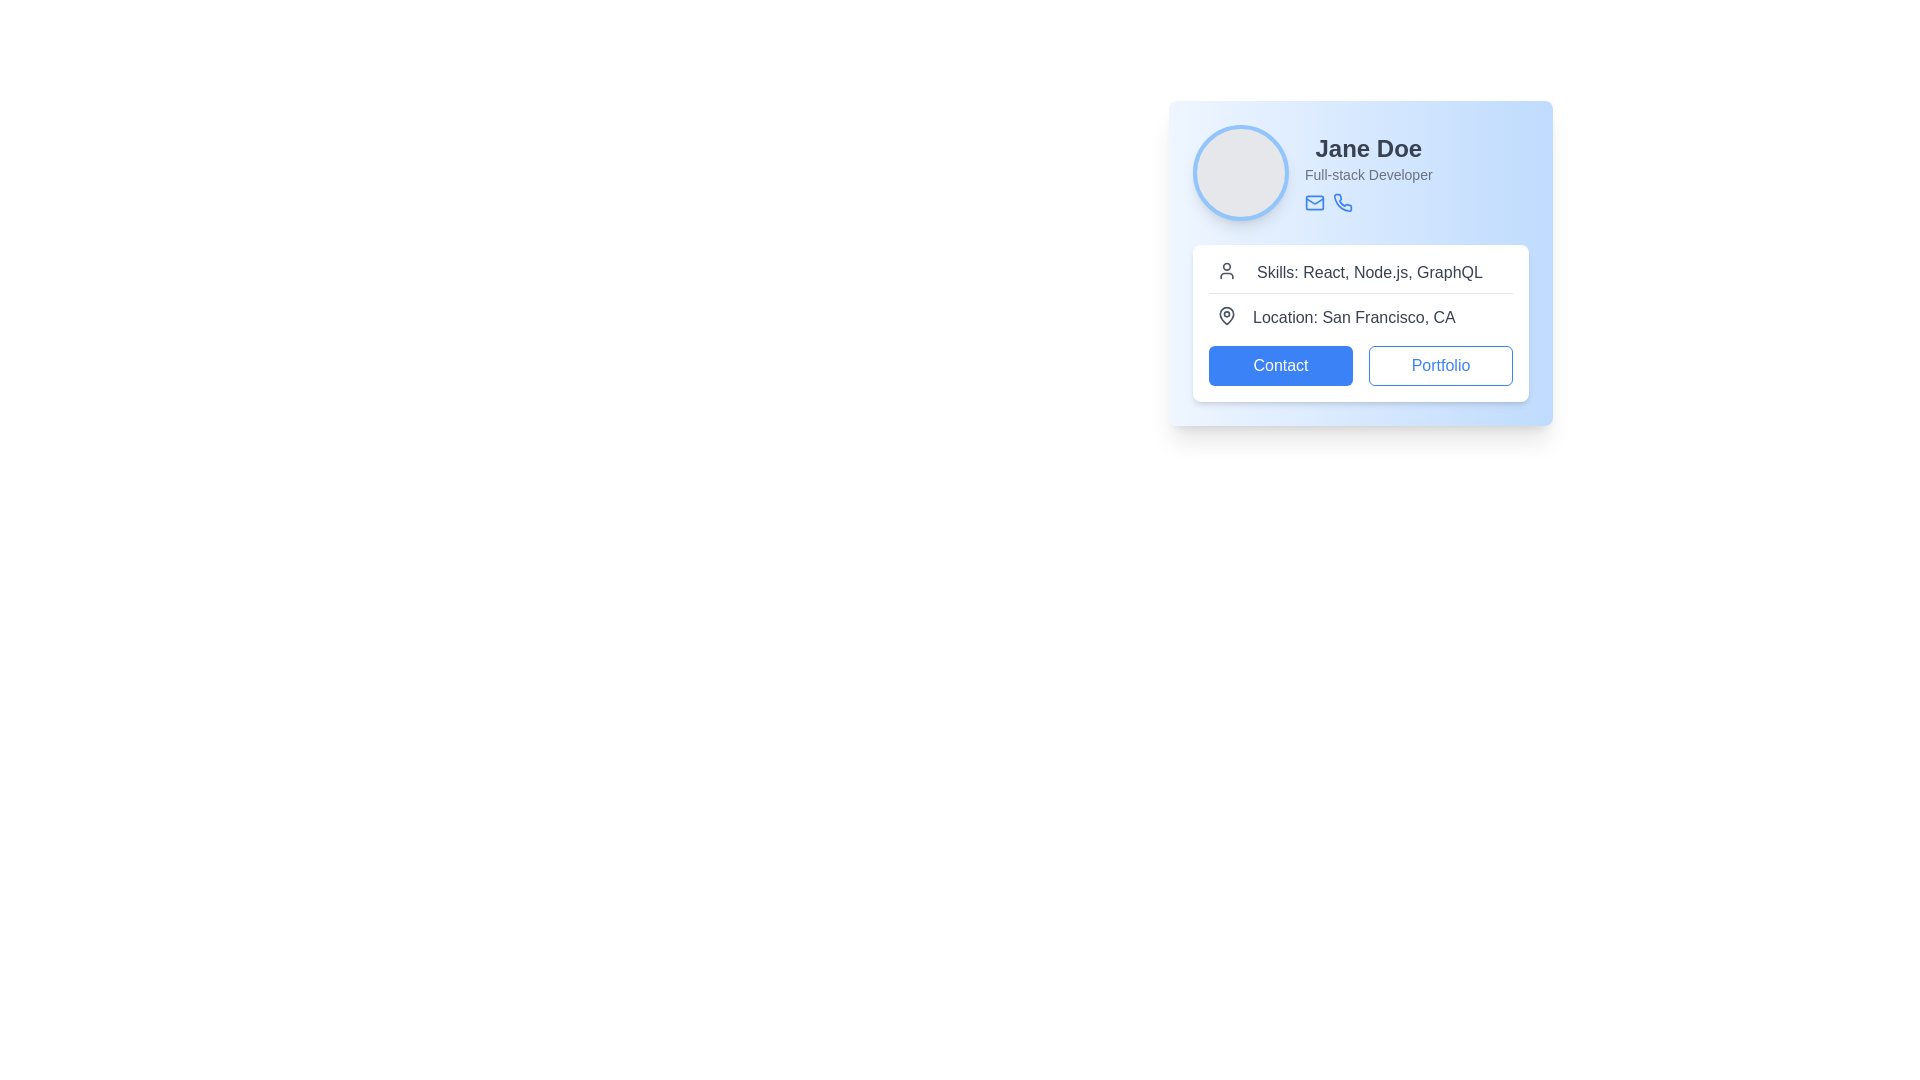 The width and height of the screenshot is (1920, 1080). I want to click on the text label indicating the profession or job title associated with the user profile, which is positioned below the name 'Jane Doe' in the user profile card, so click(1367, 173).